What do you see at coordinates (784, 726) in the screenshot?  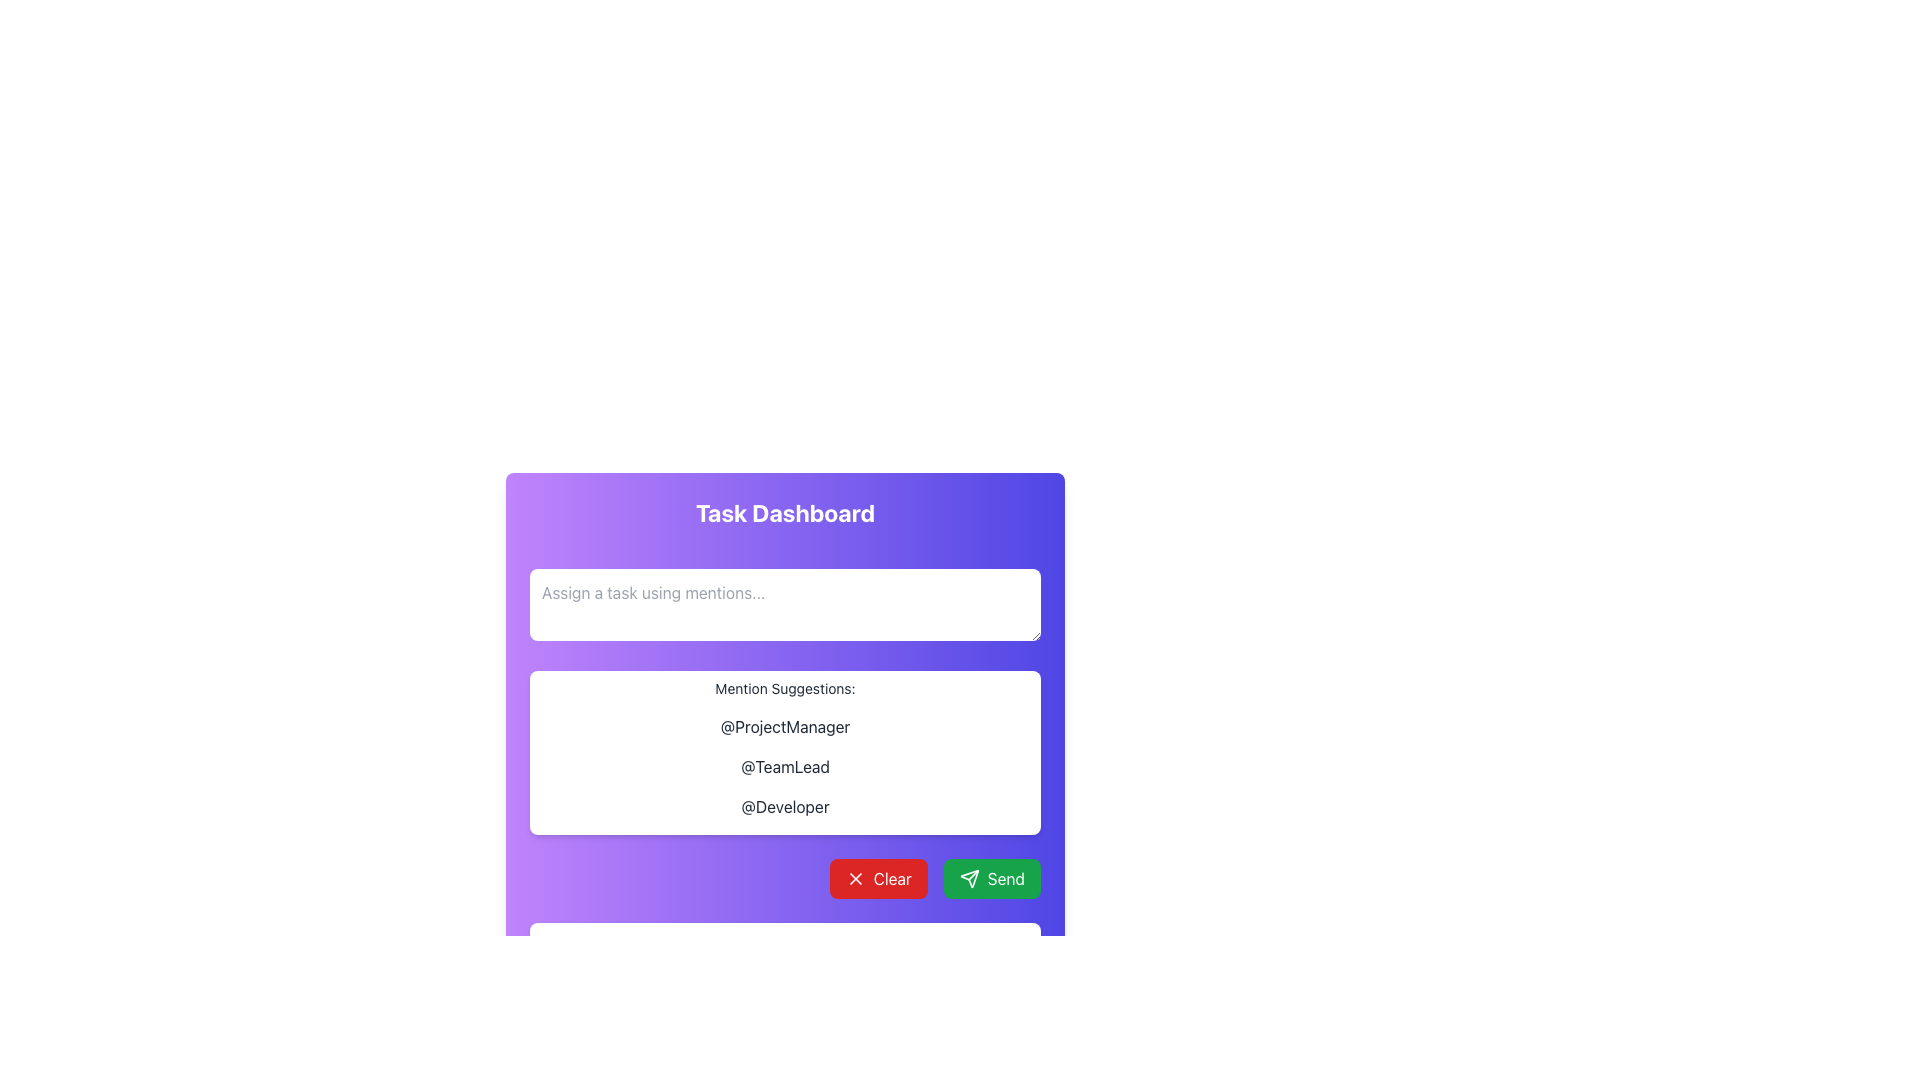 I see `the topmost entry in the 'Mention Suggestions' section, which represents the role or user titled '@ProjectManager'` at bounding box center [784, 726].